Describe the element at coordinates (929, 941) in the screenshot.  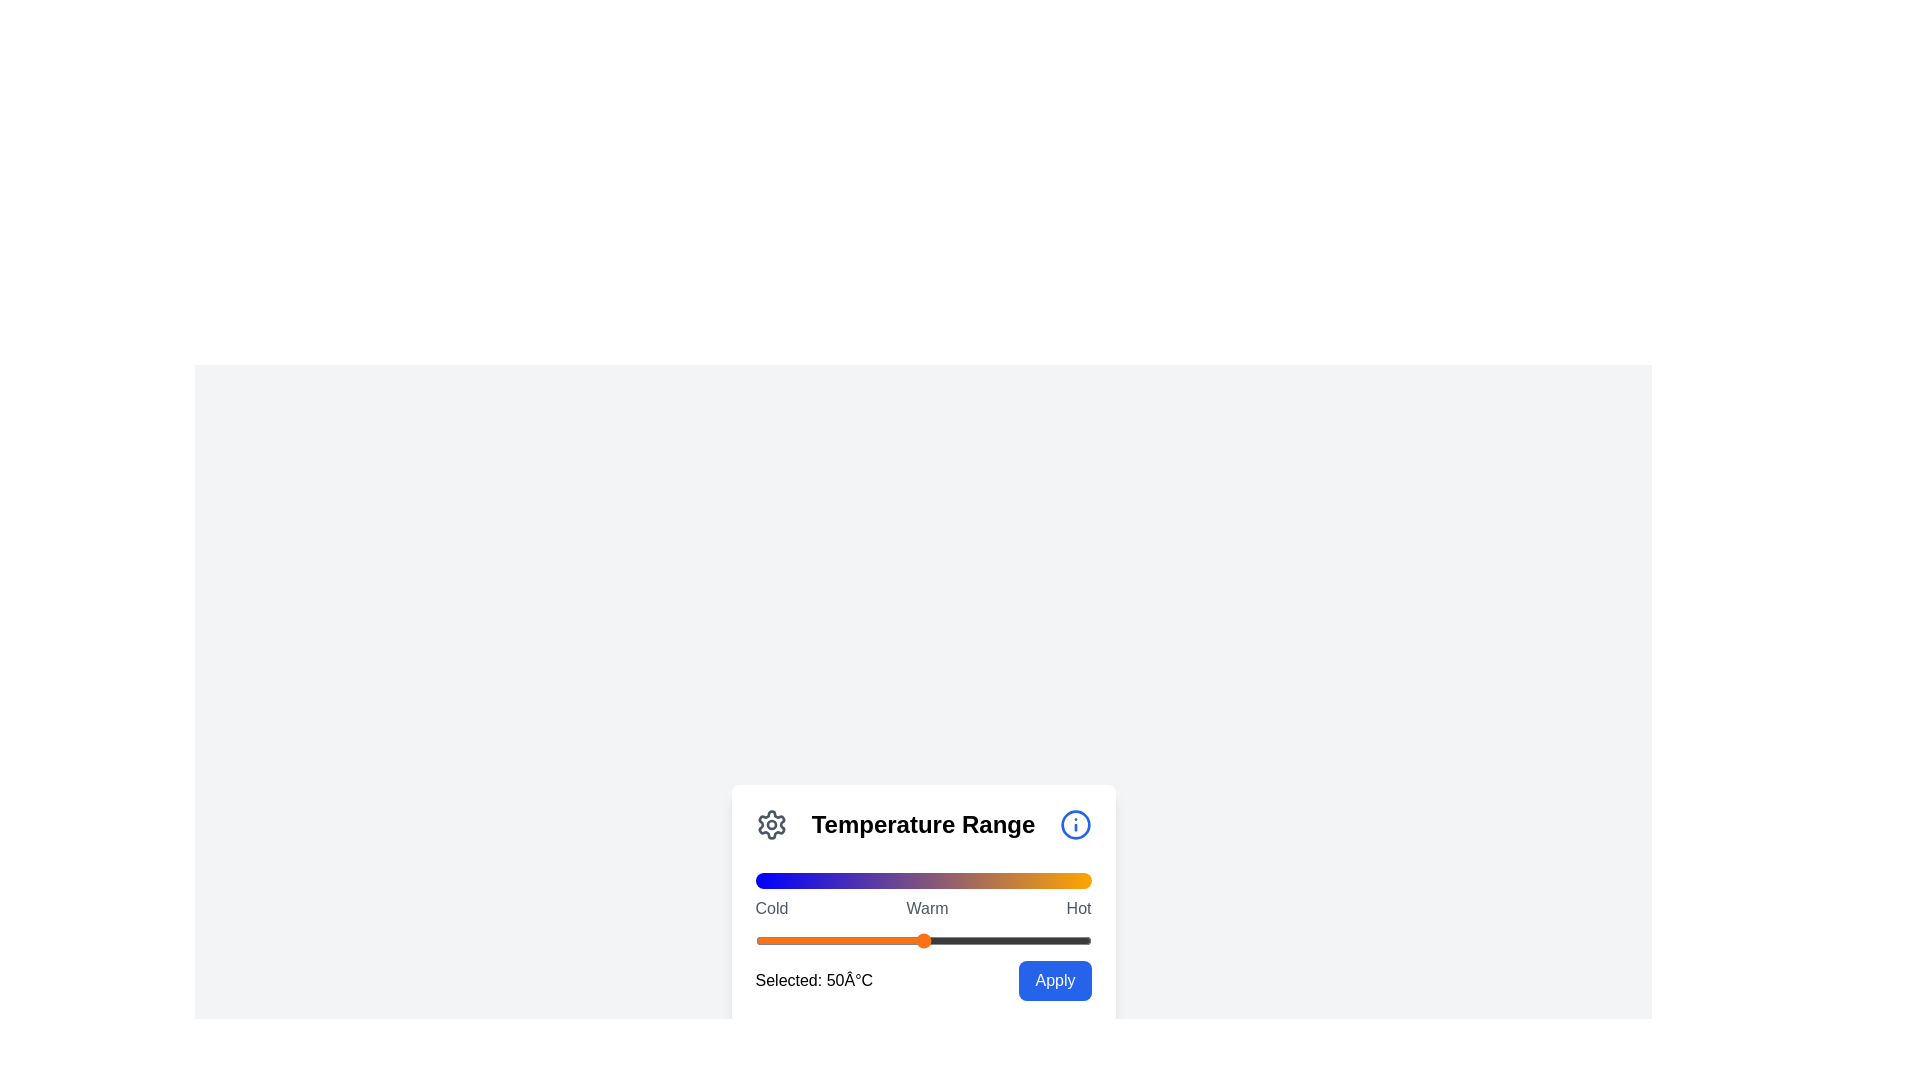
I see `the slider to set the temperature value to 52` at that location.